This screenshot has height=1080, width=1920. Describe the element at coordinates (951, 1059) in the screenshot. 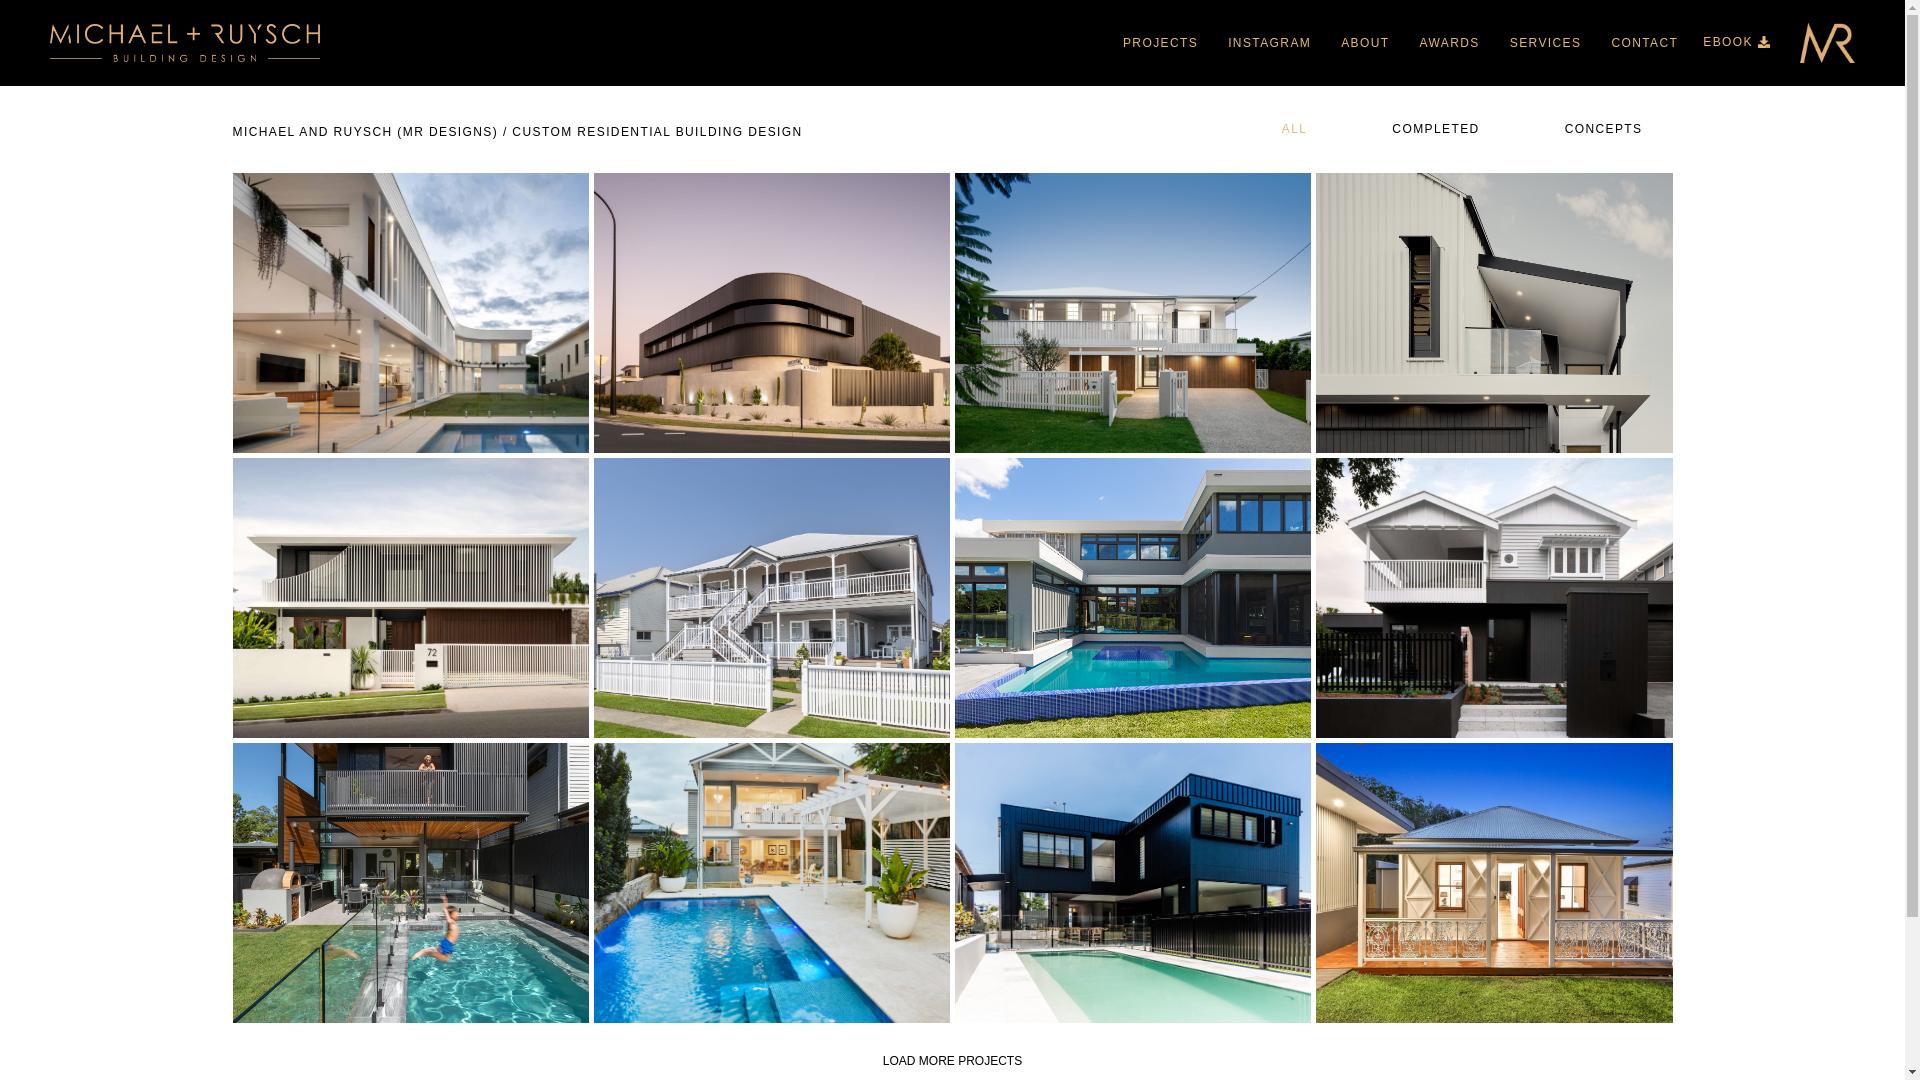

I see `'LOAD MORE PROJECTS'` at that location.